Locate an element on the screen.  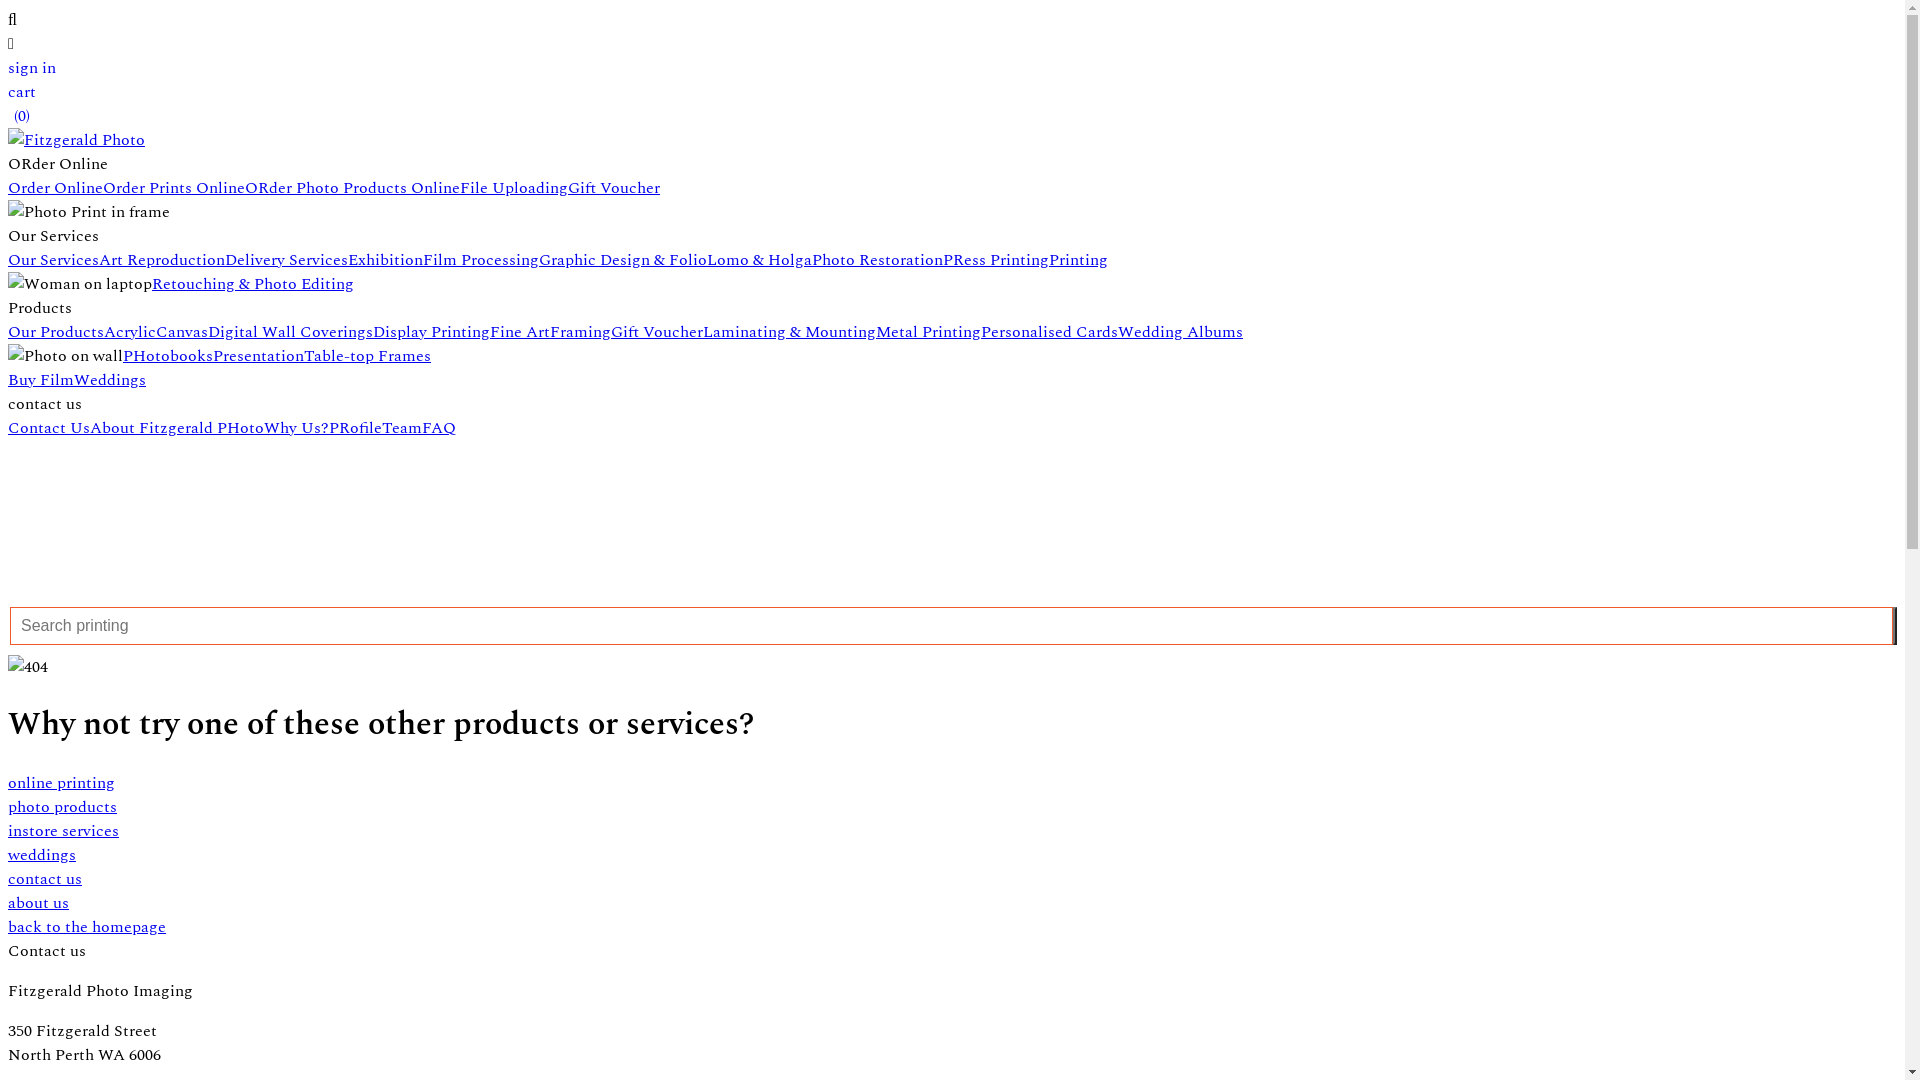
'File Uploading' is located at coordinates (513, 188).